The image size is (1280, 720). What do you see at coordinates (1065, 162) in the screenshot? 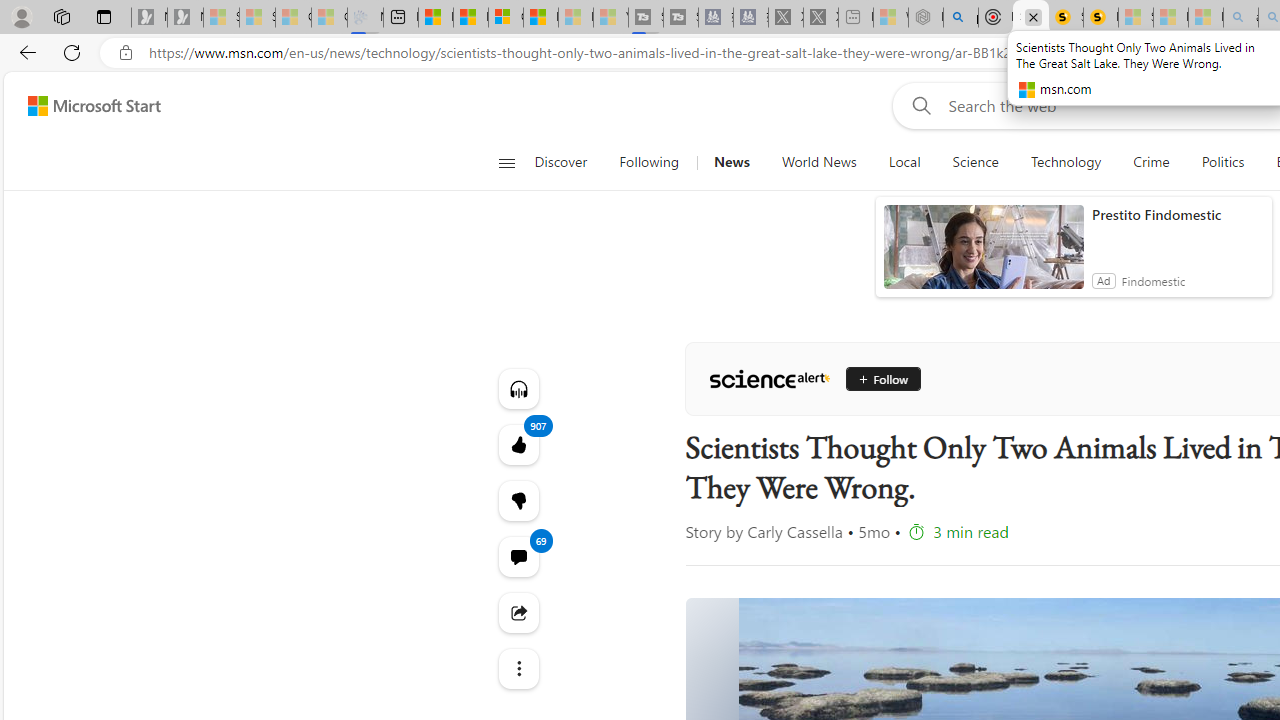
I see `'Technology'` at bounding box center [1065, 162].